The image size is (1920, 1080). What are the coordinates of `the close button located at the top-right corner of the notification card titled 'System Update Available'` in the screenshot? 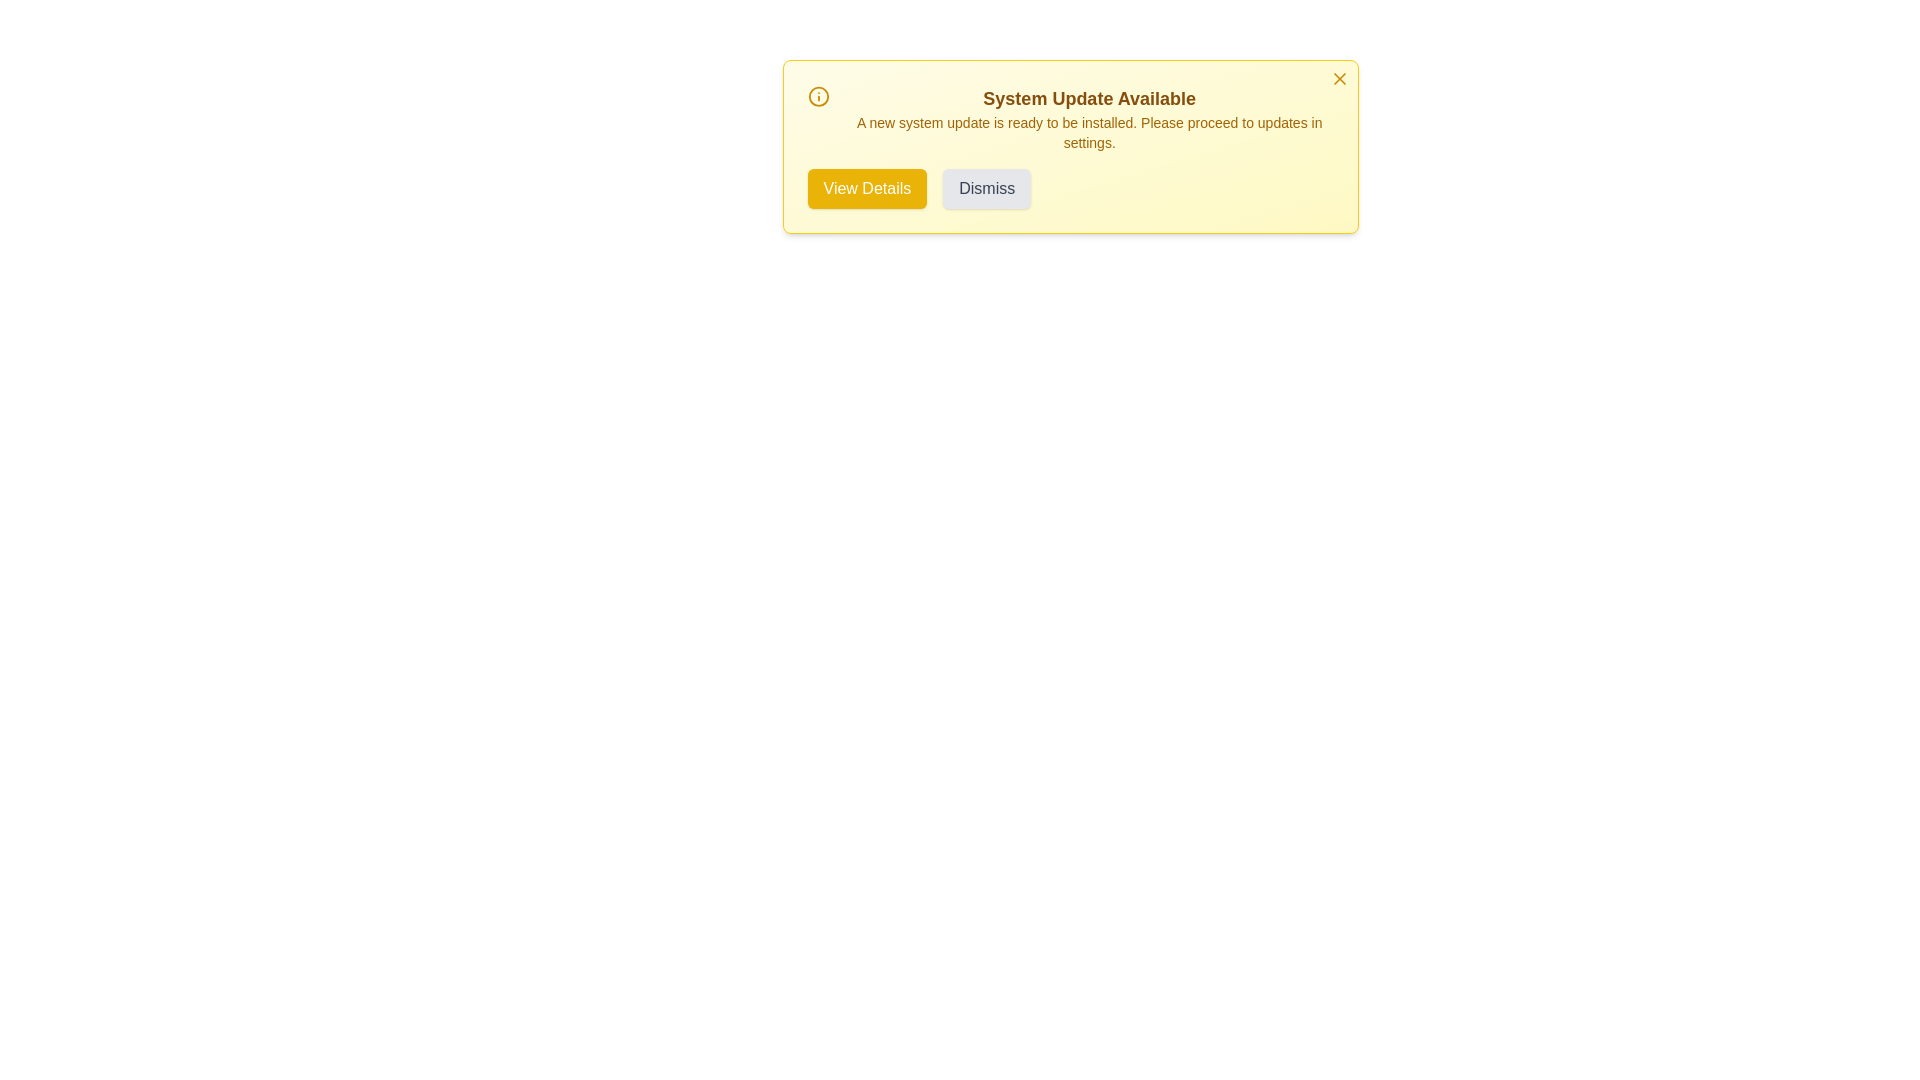 It's located at (1339, 77).